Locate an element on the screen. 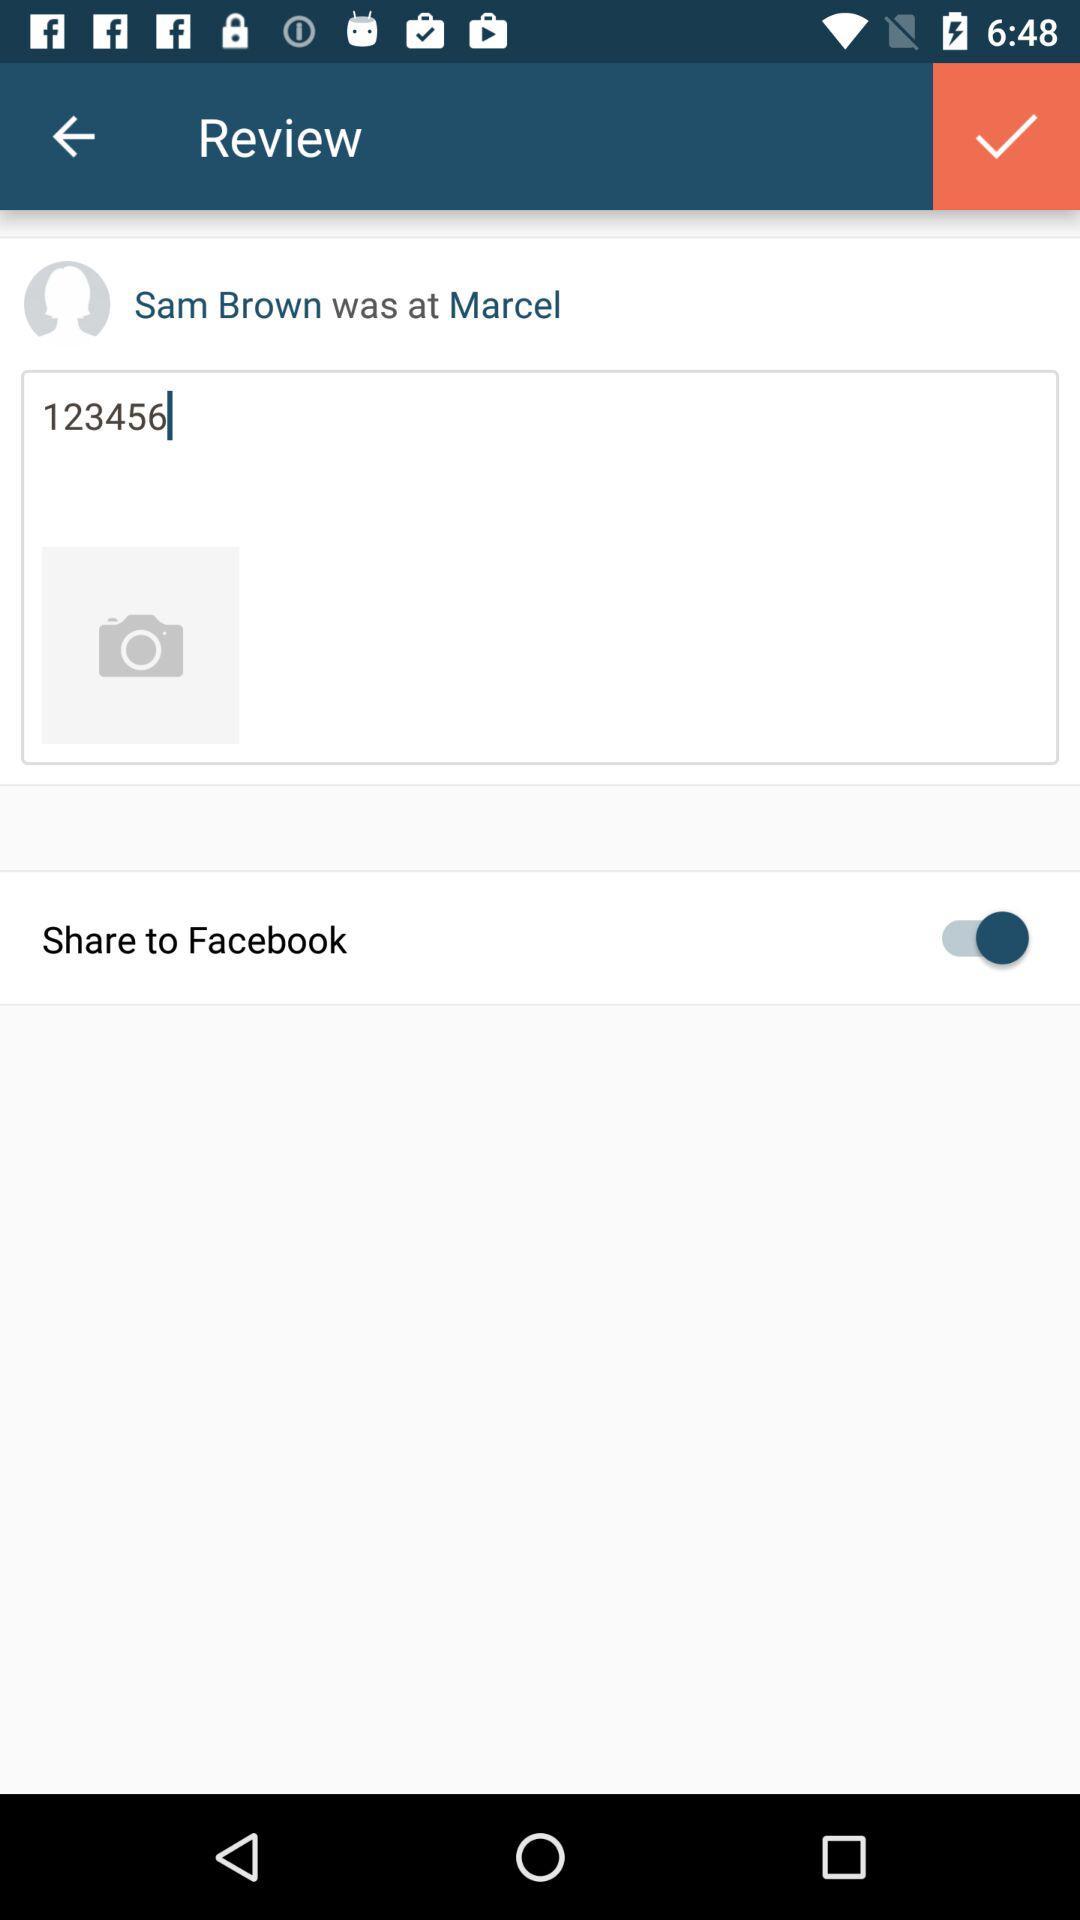  the photo icon is located at coordinates (139, 645).